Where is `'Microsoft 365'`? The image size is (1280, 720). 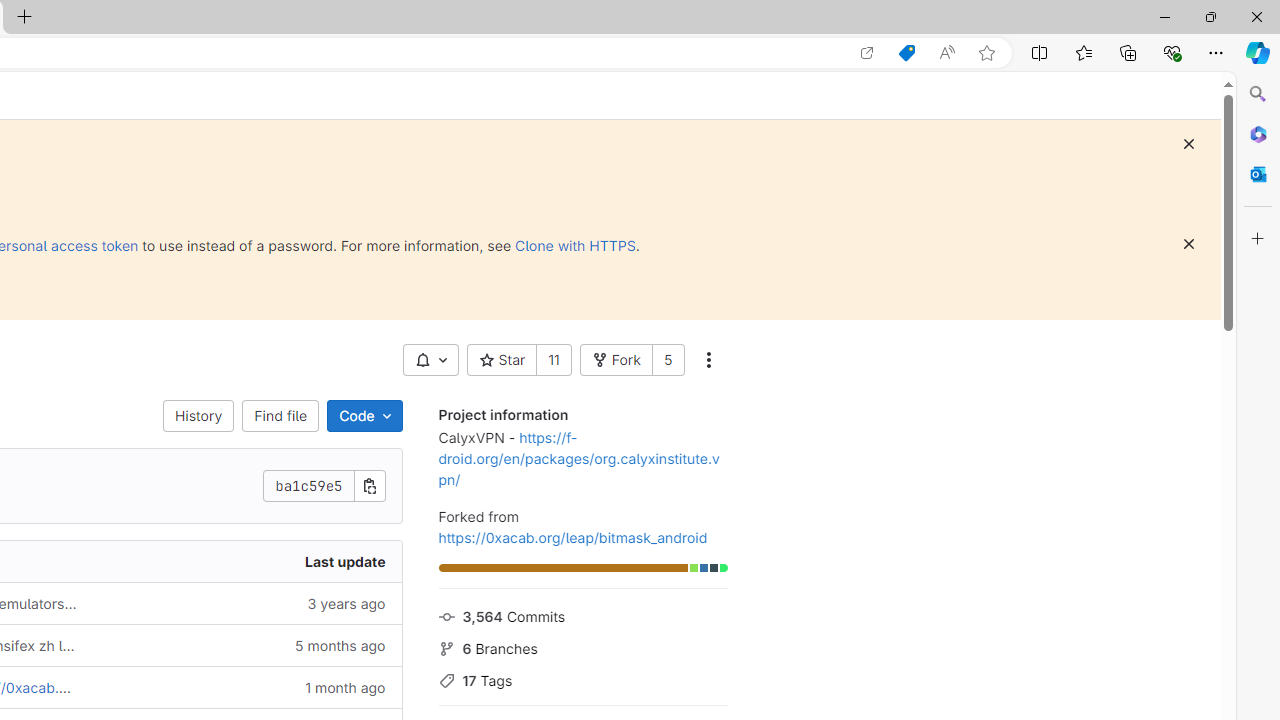
'Microsoft 365' is located at coordinates (1257, 133).